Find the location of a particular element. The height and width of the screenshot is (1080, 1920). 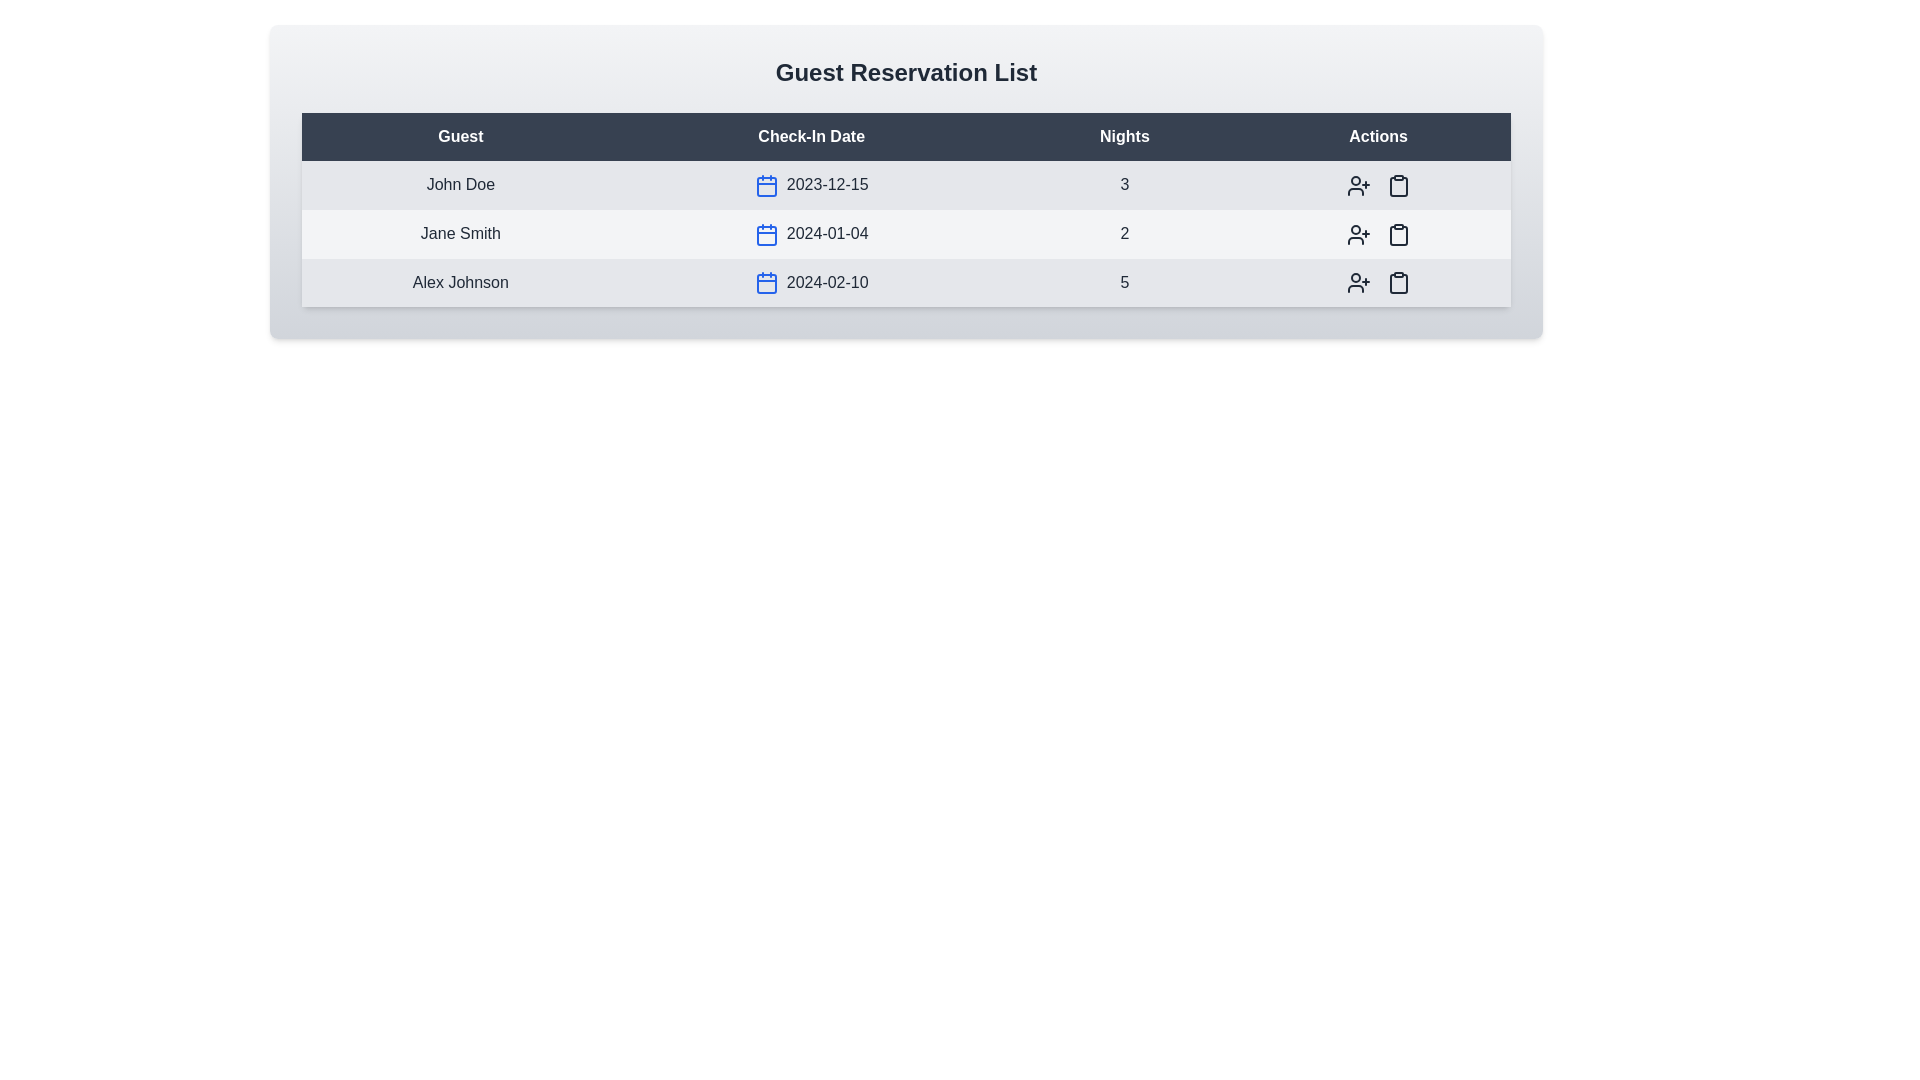

the table cell displaying the number '5' in bold, centered style, located in the third row under the 'Nights' column and in line with the 'Alex Johnson' row is located at coordinates (1124, 282).